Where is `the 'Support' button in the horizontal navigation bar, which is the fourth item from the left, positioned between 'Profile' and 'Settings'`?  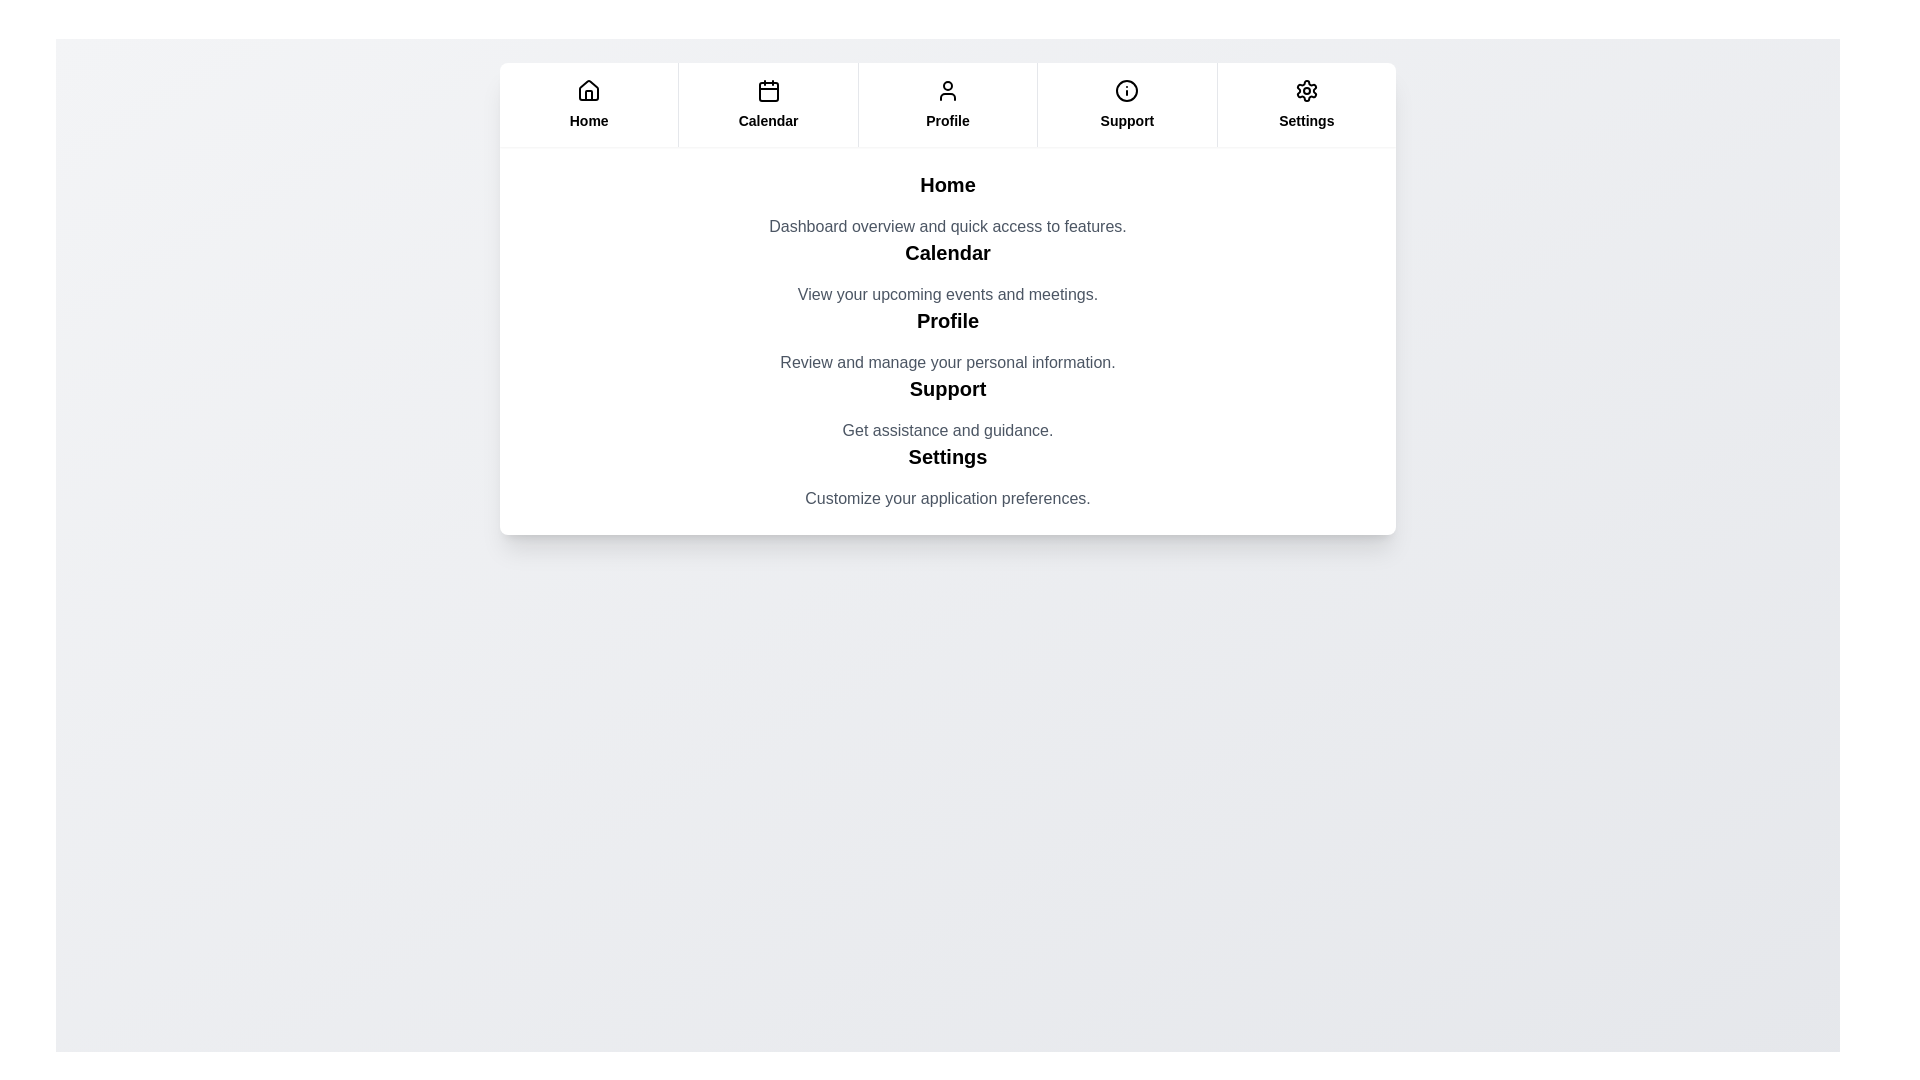
the 'Support' button in the horizontal navigation bar, which is the fourth item from the left, positioned between 'Profile' and 'Settings' is located at coordinates (1126, 104).